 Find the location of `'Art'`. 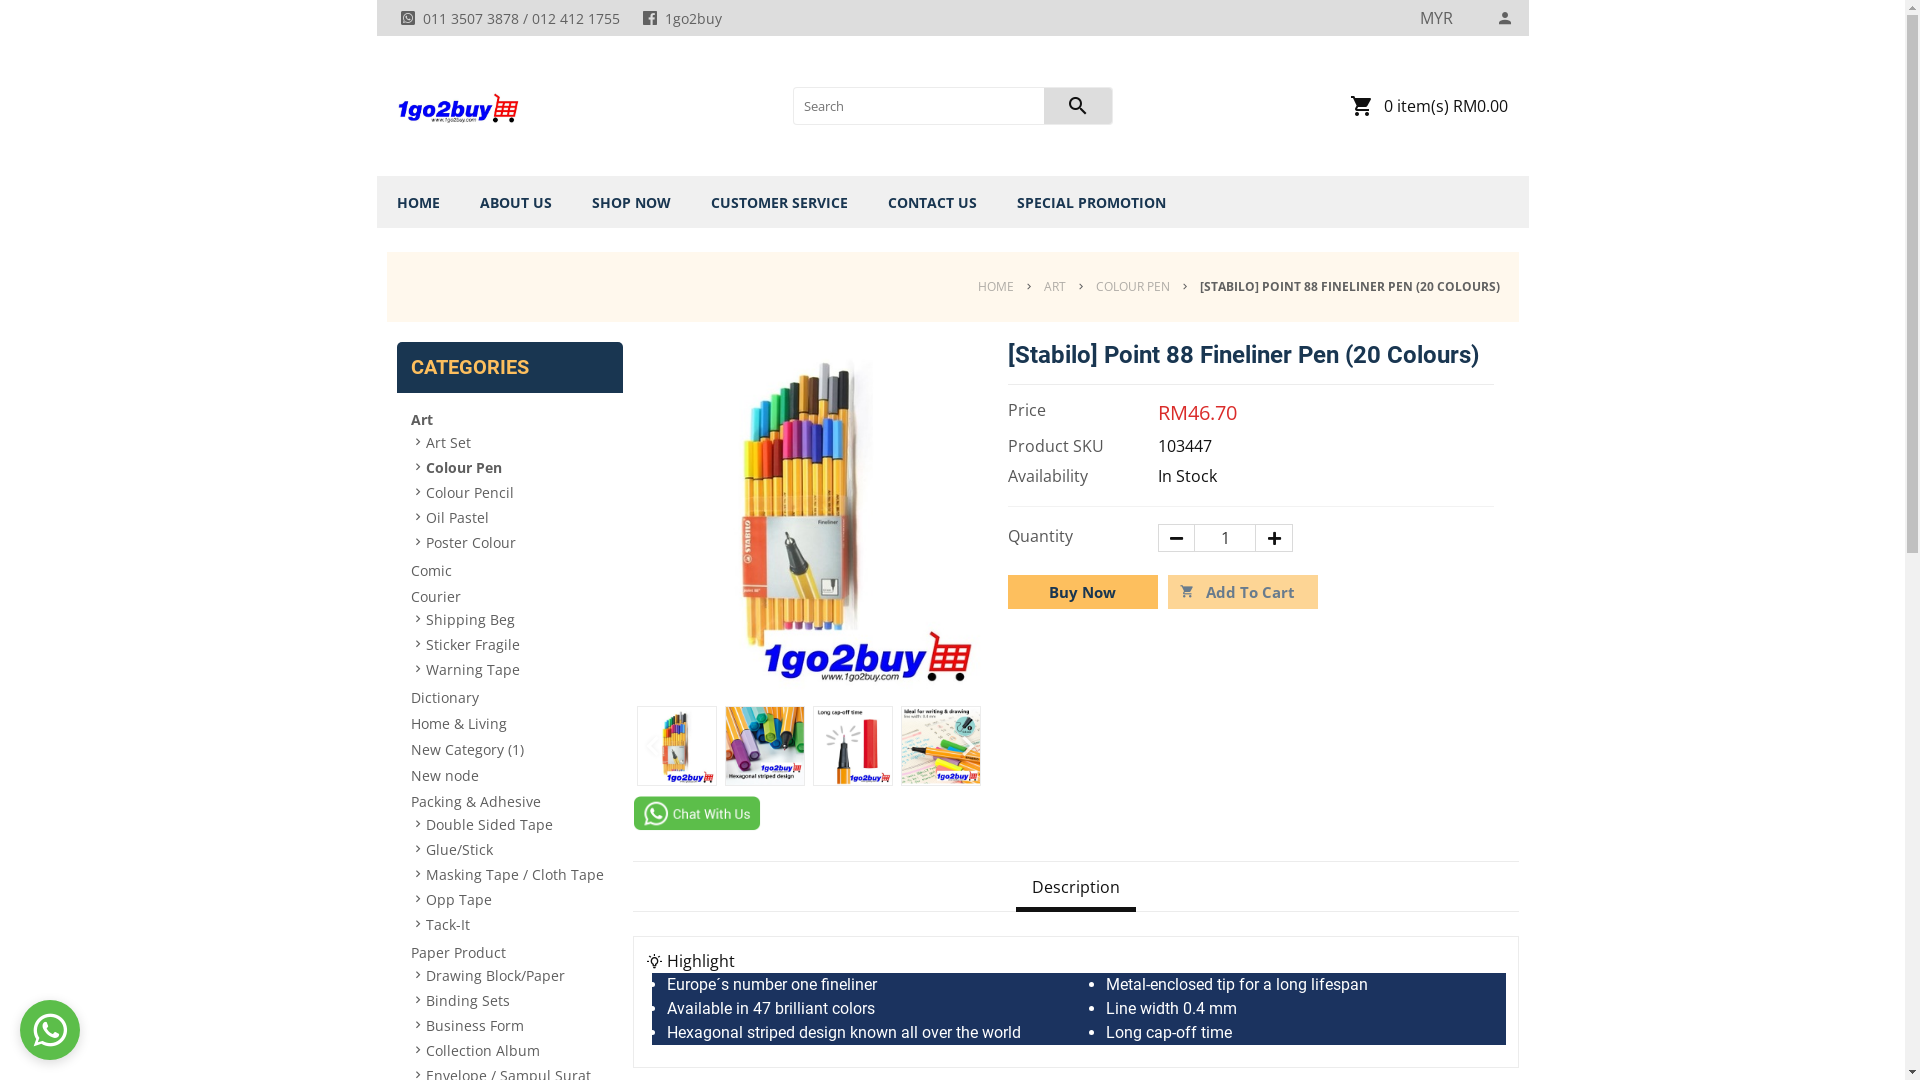

'Art' is located at coordinates (508, 417).